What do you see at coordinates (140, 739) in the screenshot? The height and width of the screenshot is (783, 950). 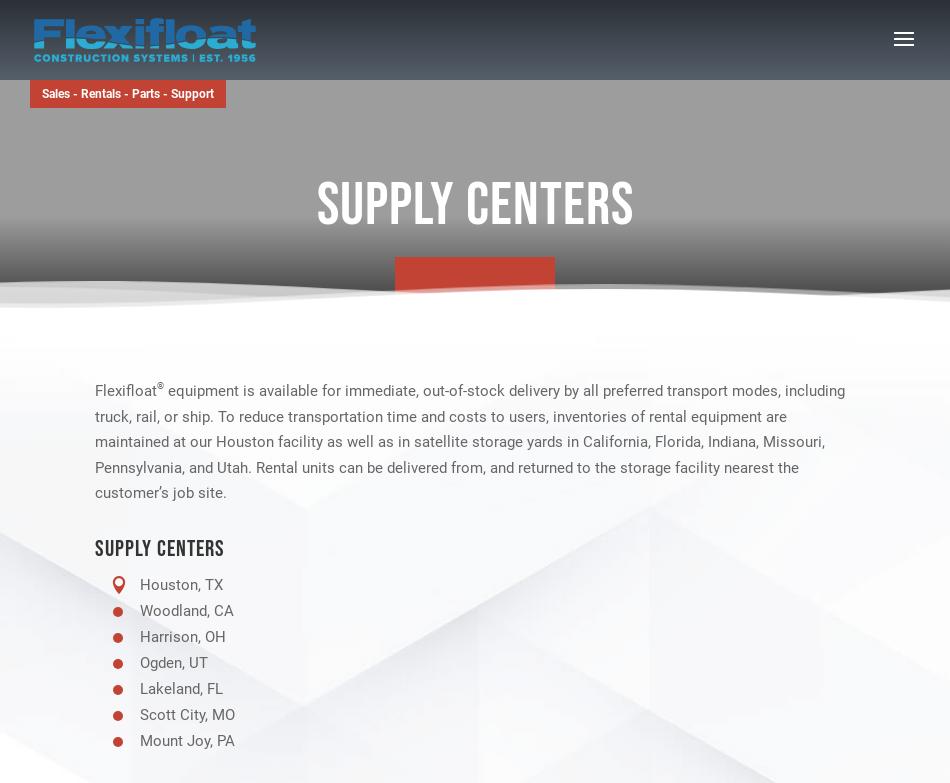 I see `'Mount Joy, PA'` at bounding box center [140, 739].